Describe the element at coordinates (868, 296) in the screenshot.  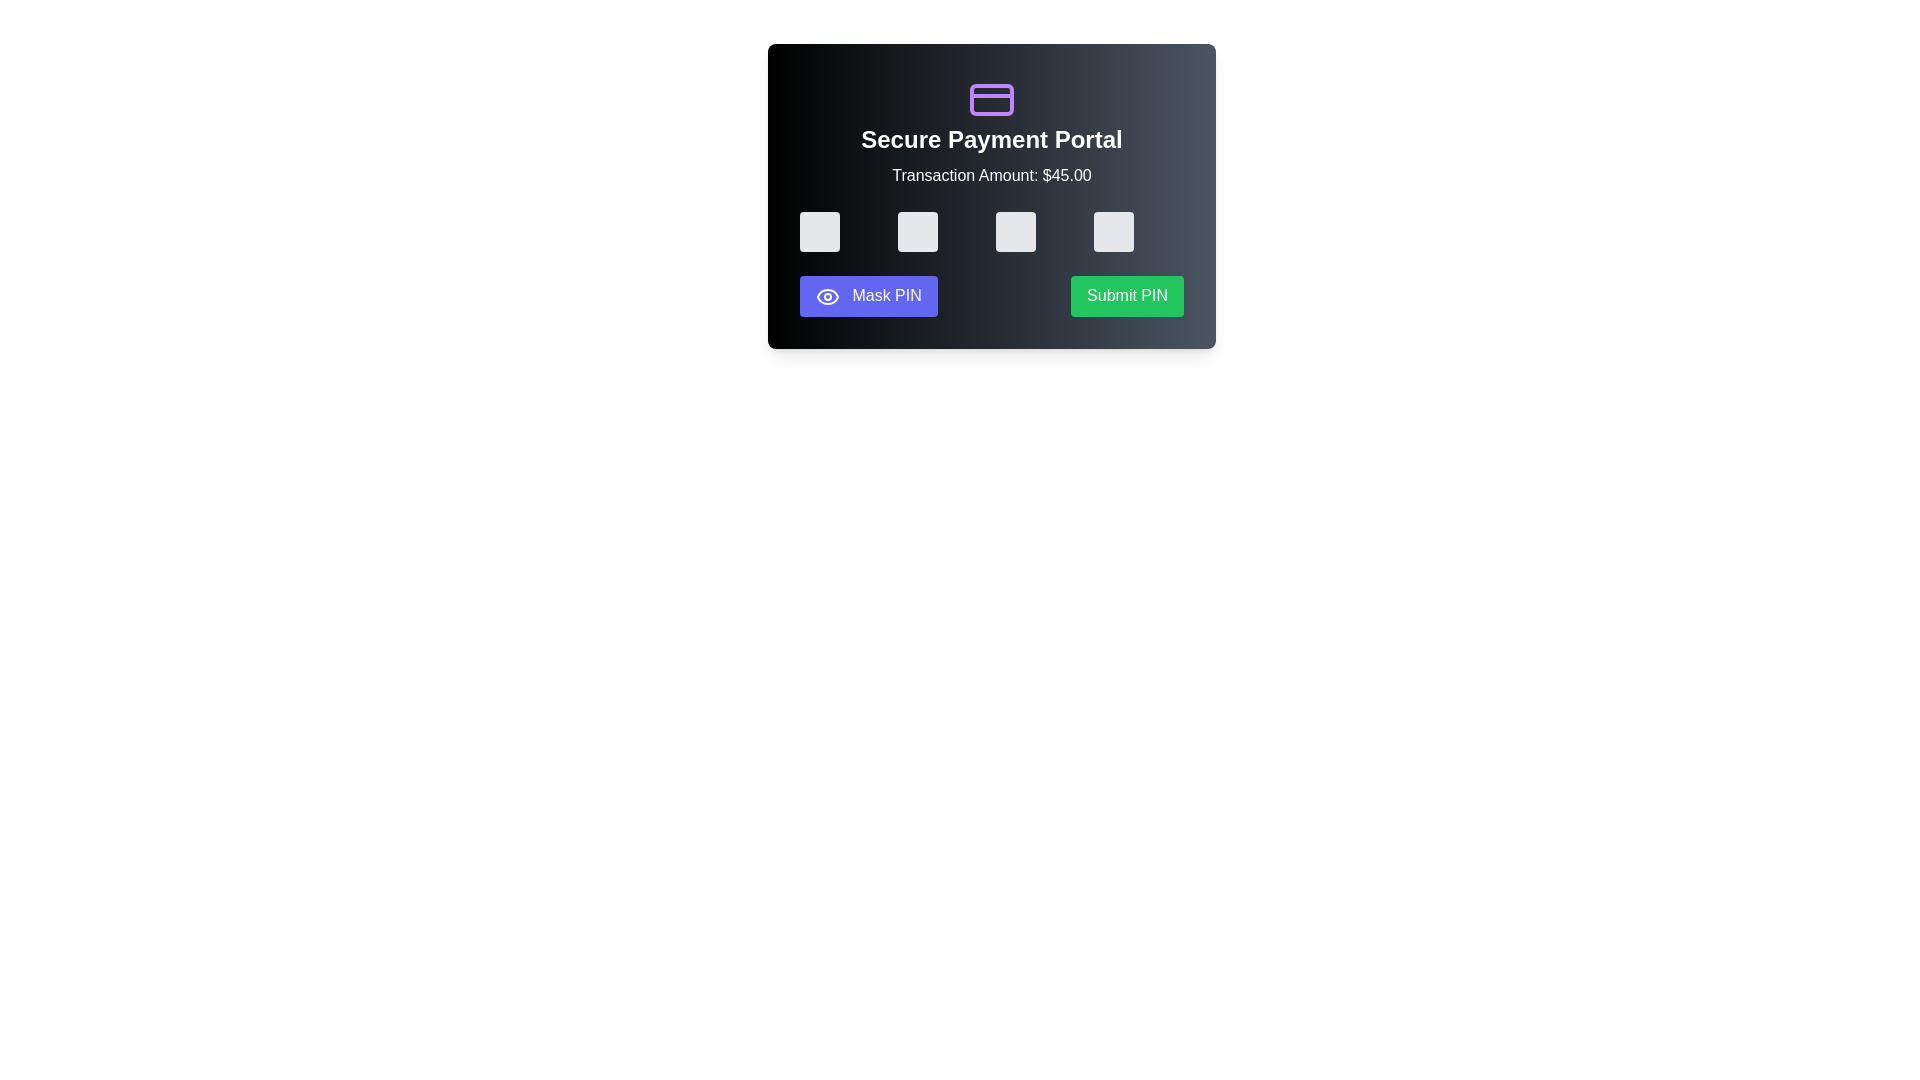
I see `the button located on the left side below the input boxes` at that location.